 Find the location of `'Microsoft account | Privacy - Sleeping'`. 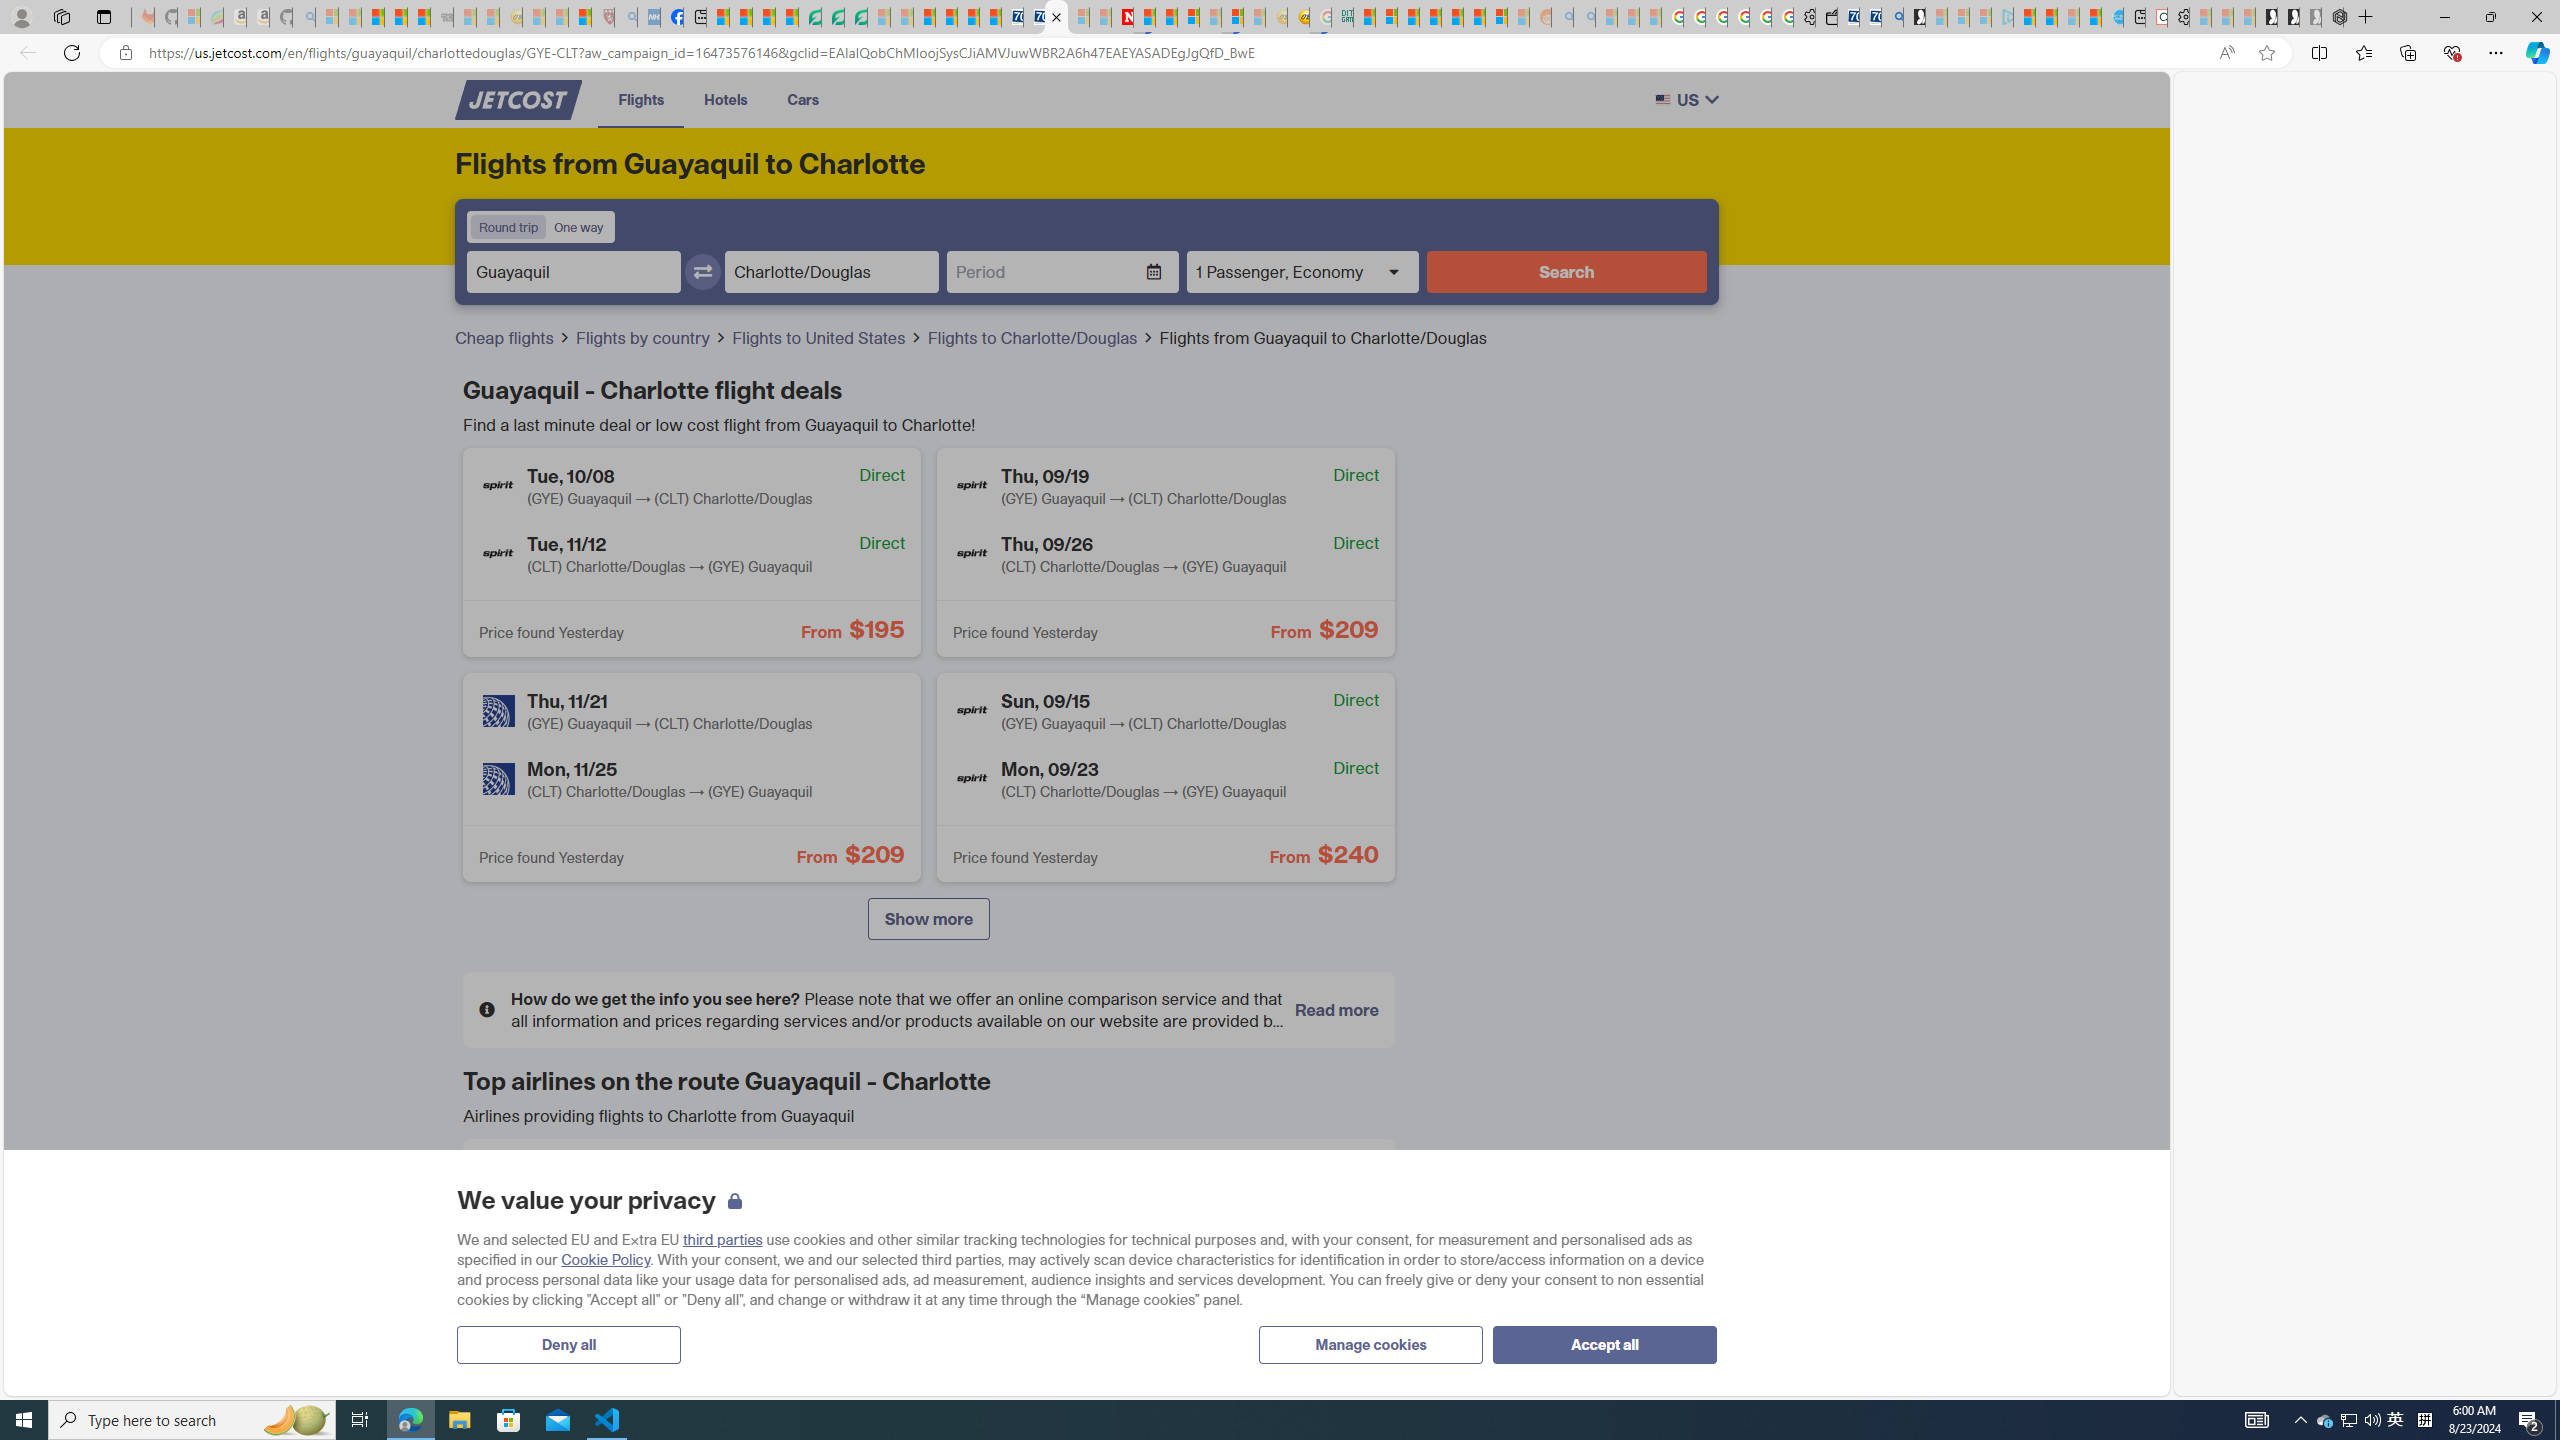

'Microsoft account | Privacy - Sleeping' is located at coordinates (1980, 16).